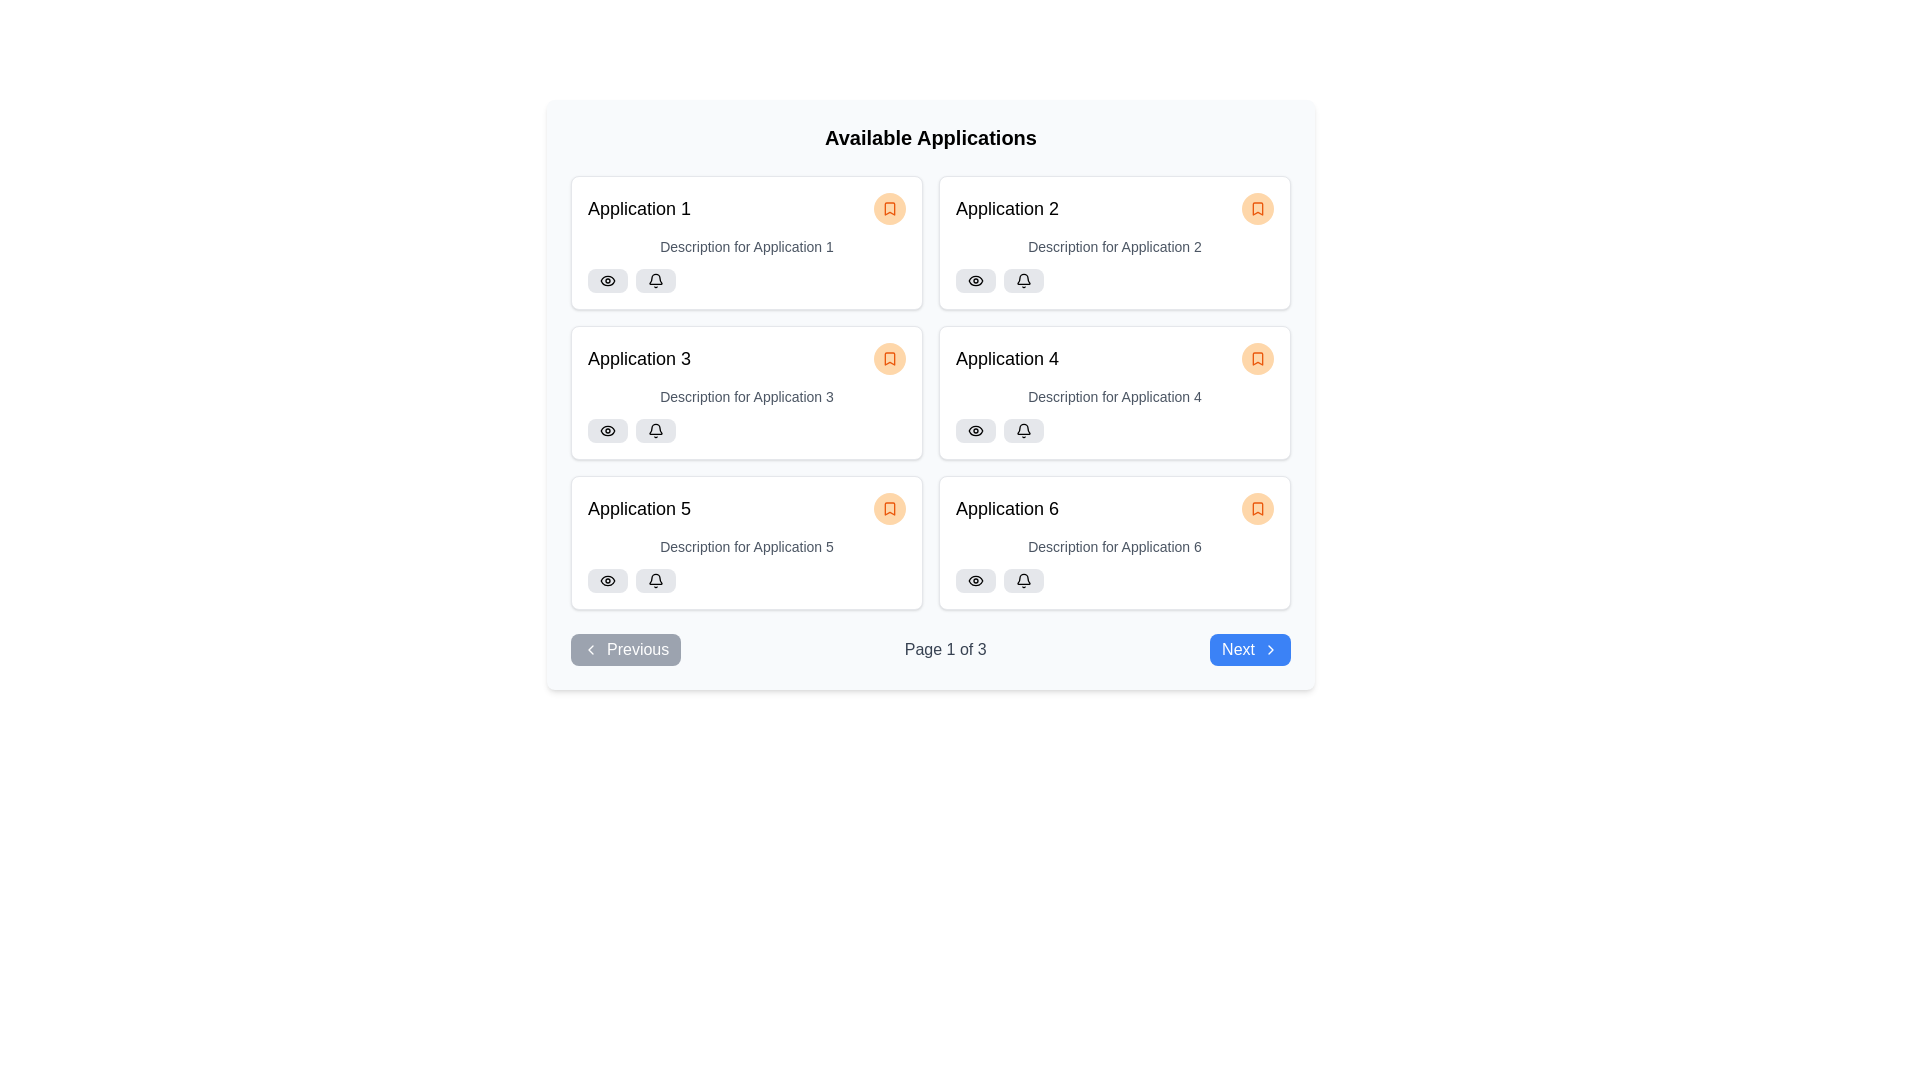 Image resolution: width=1920 pixels, height=1080 pixels. What do you see at coordinates (589, 650) in the screenshot?
I see `the 'Previous' button which contains a leftwards arrow icon, located towards the lower-left of the interface` at bounding box center [589, 650].